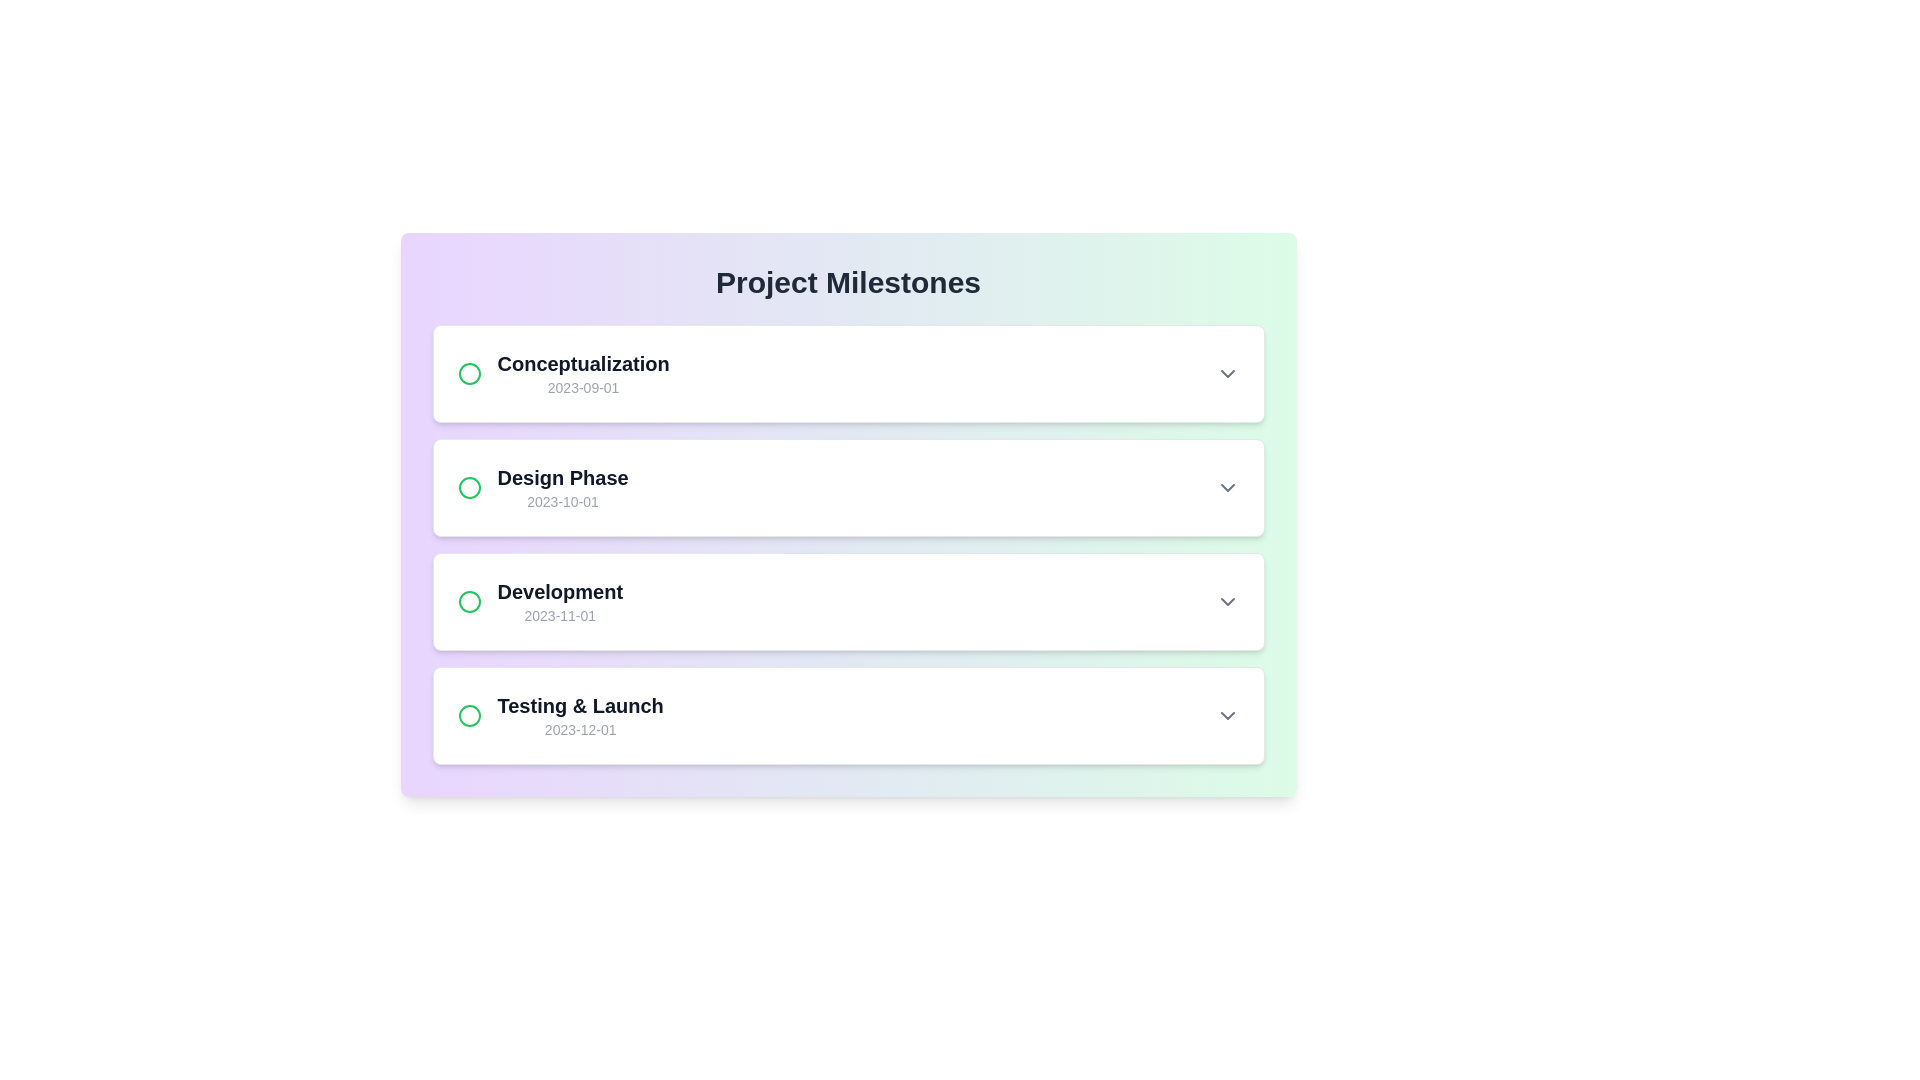 The width and height of the screenshot is (1920, 1080). What do you see at coordinates (543, 488) in the screenshot?
I see `the text of the second milestone in the 'Project Milestones' section` at bounding box center [543, 488].